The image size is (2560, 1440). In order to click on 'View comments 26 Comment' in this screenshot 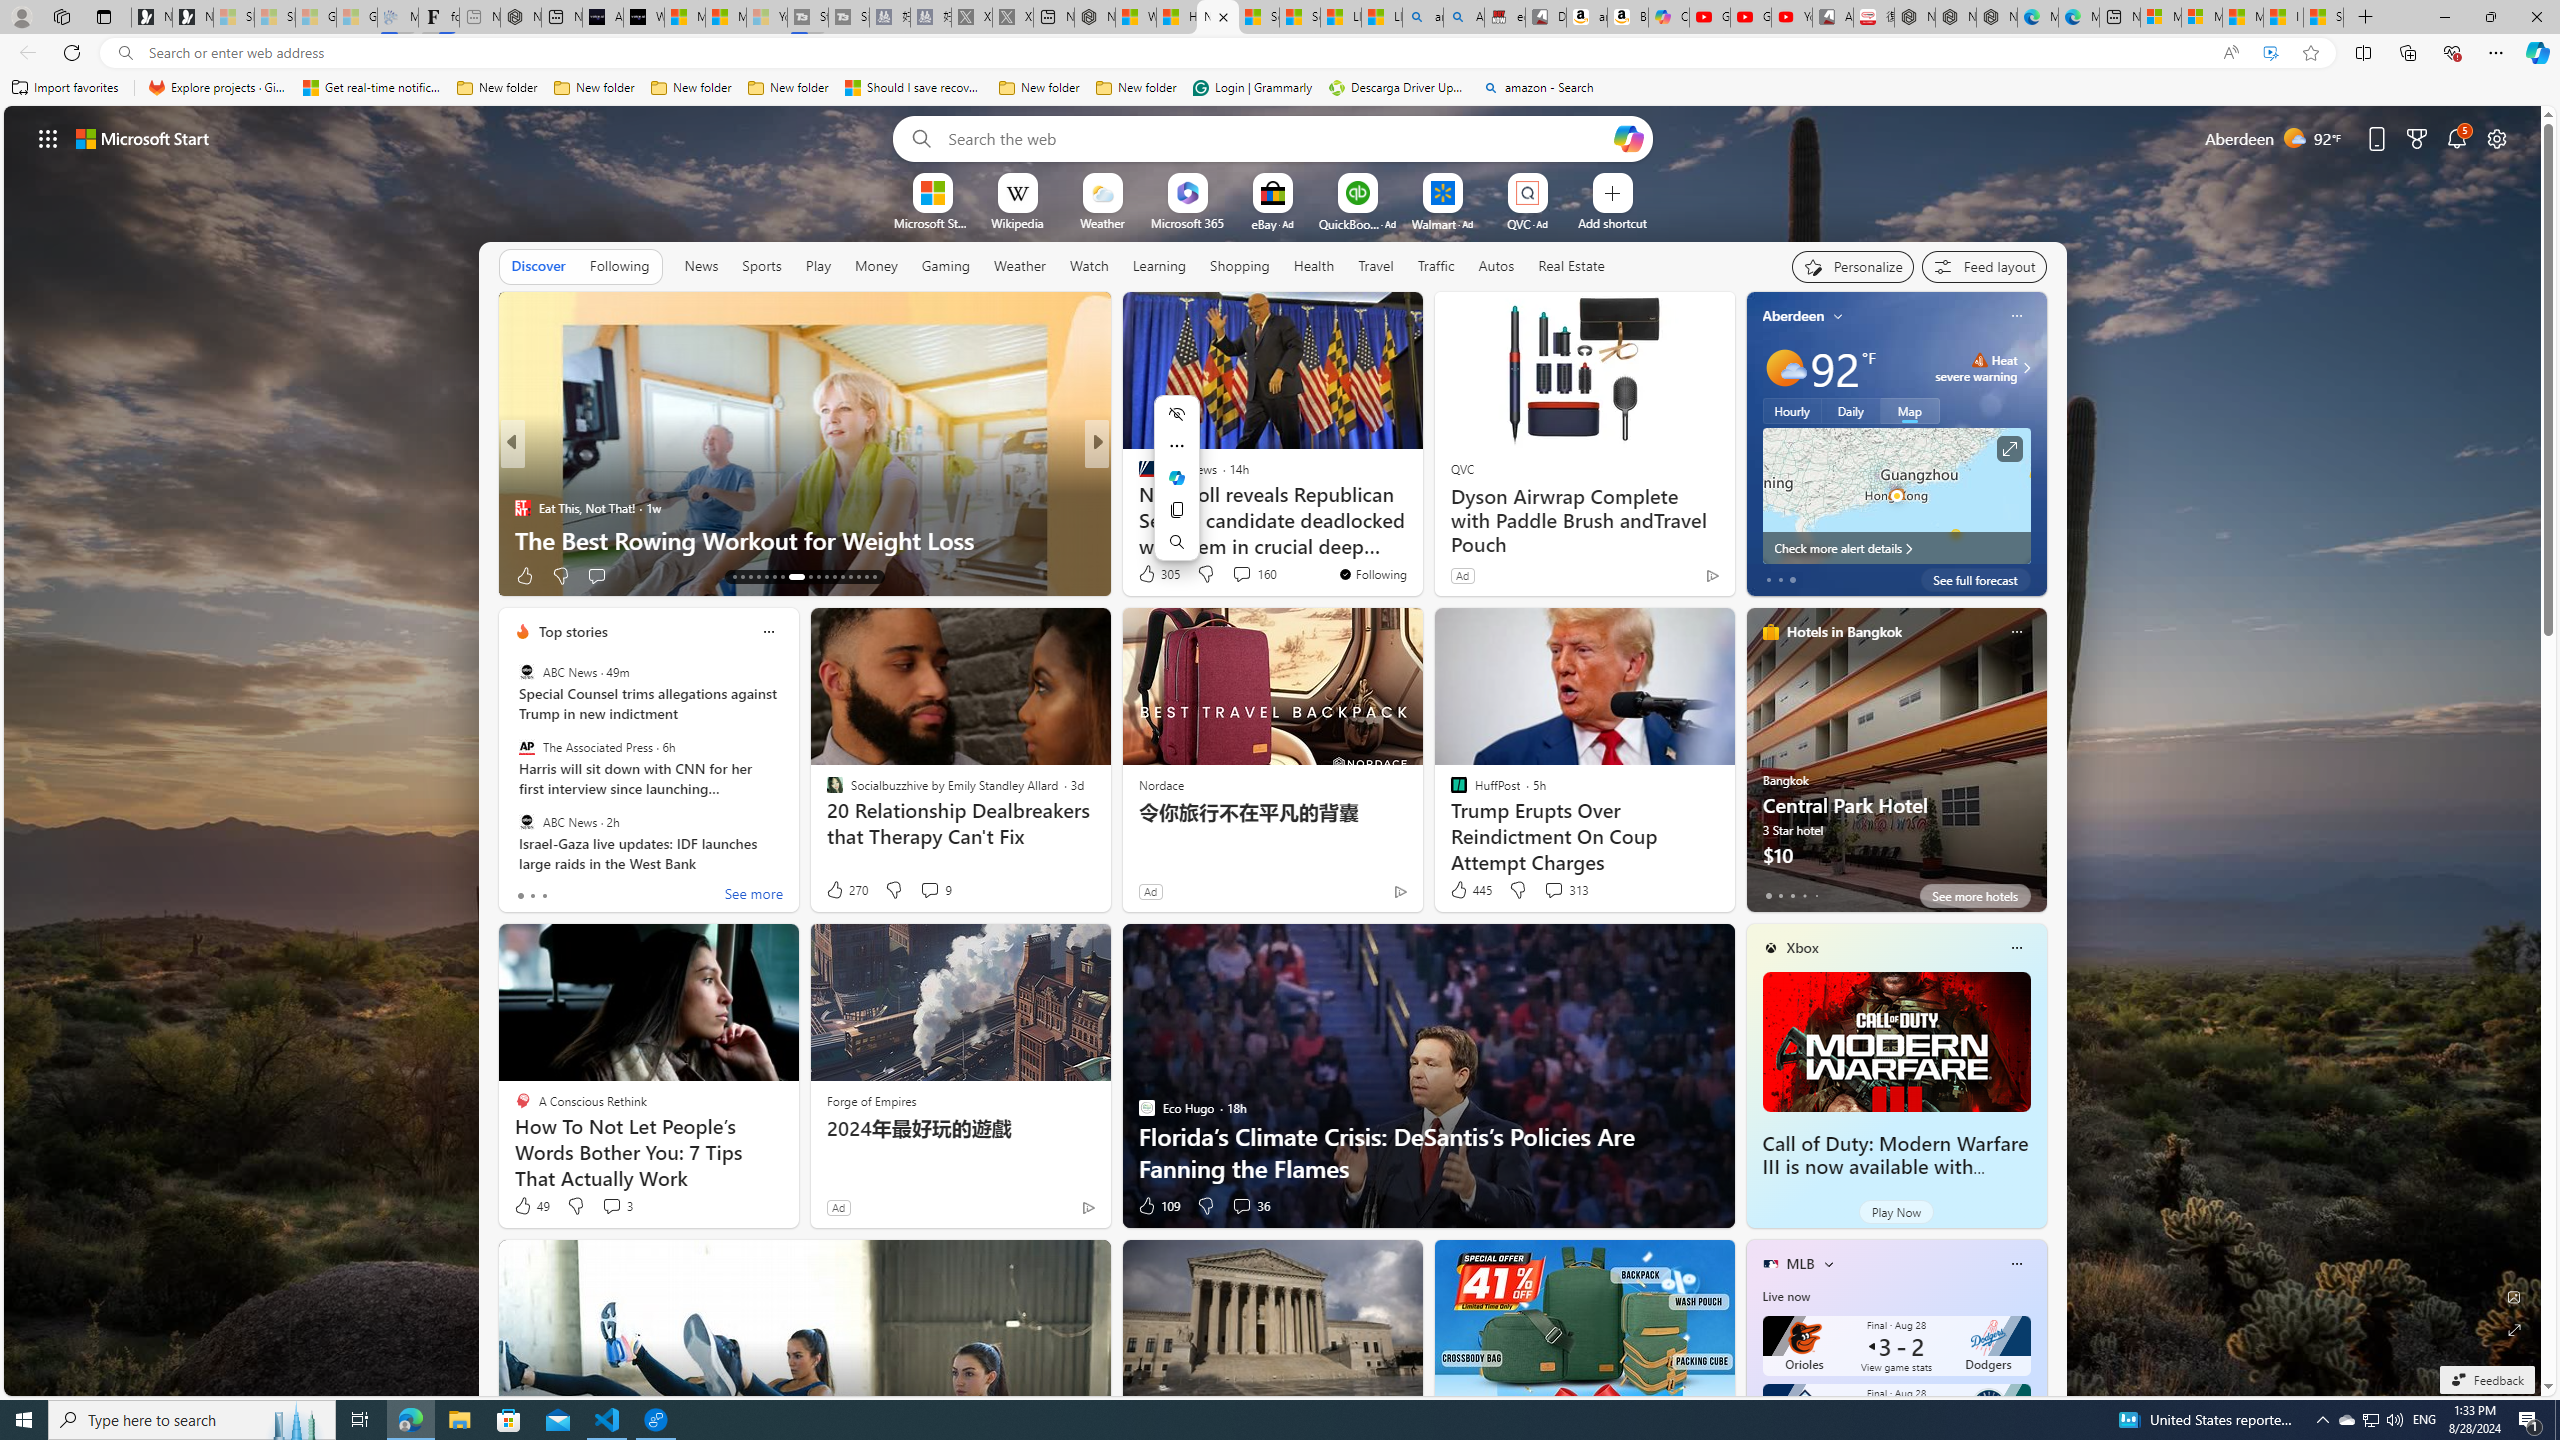, I will do `click(621, 575)`.